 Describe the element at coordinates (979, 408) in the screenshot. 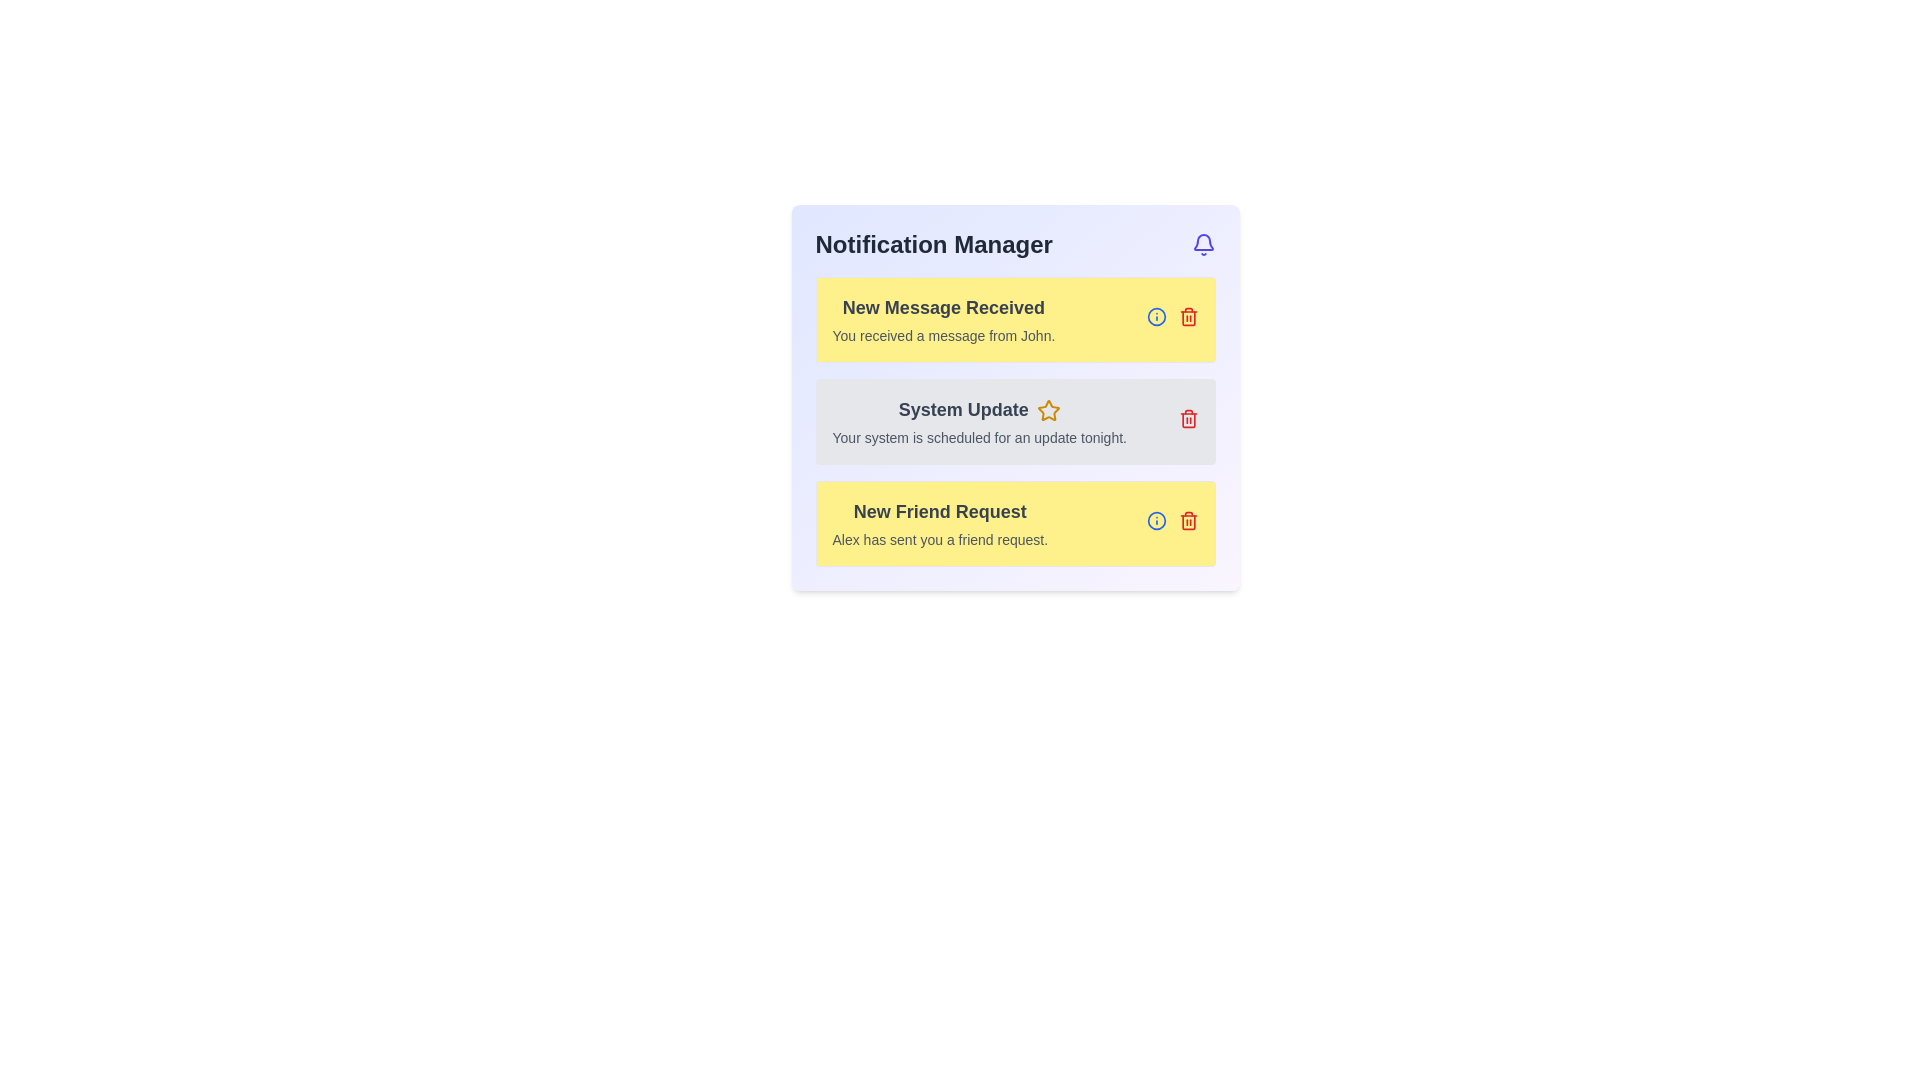

I see `the text label displaying 'System Update' in a bold, large font inside the notification box, which is positioned in the 'Notification Manager' panel` at that location.